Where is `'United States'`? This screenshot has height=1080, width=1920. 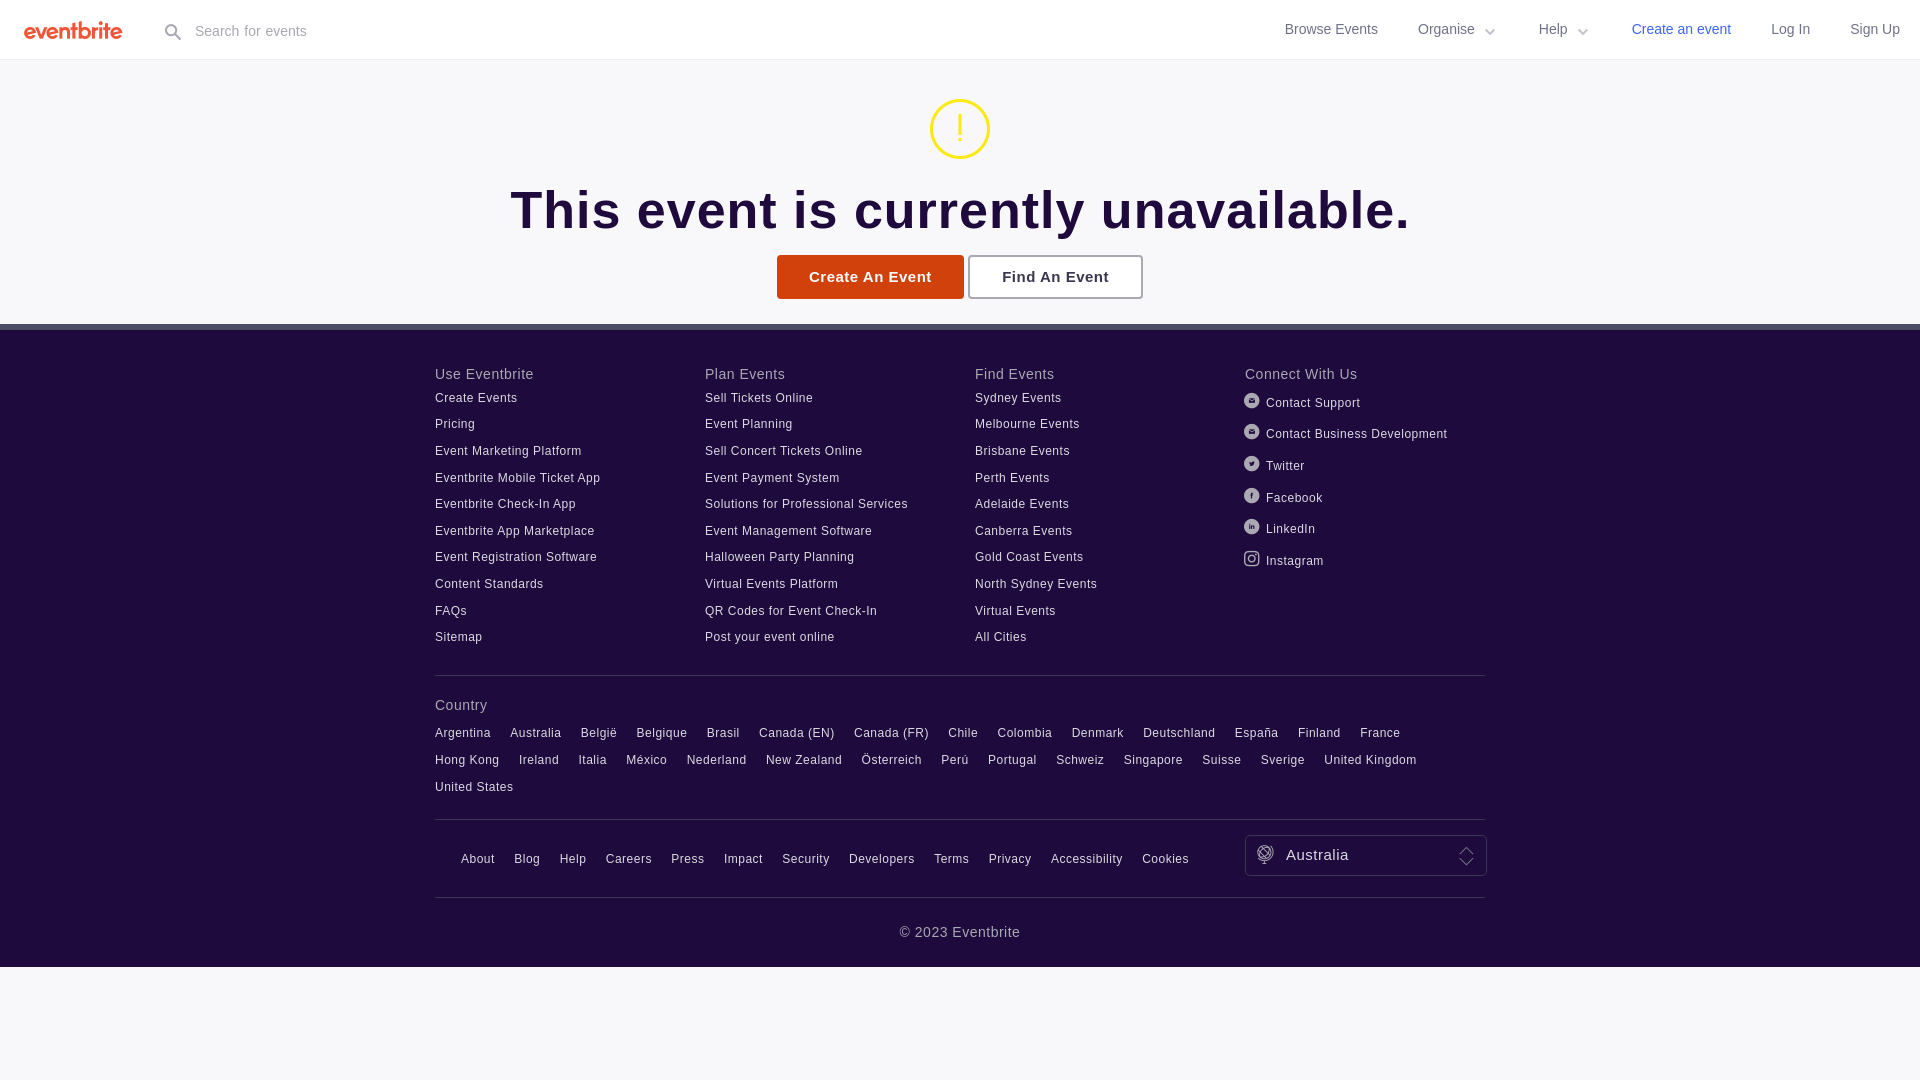 'United States' is located at coordinates (473, 785).